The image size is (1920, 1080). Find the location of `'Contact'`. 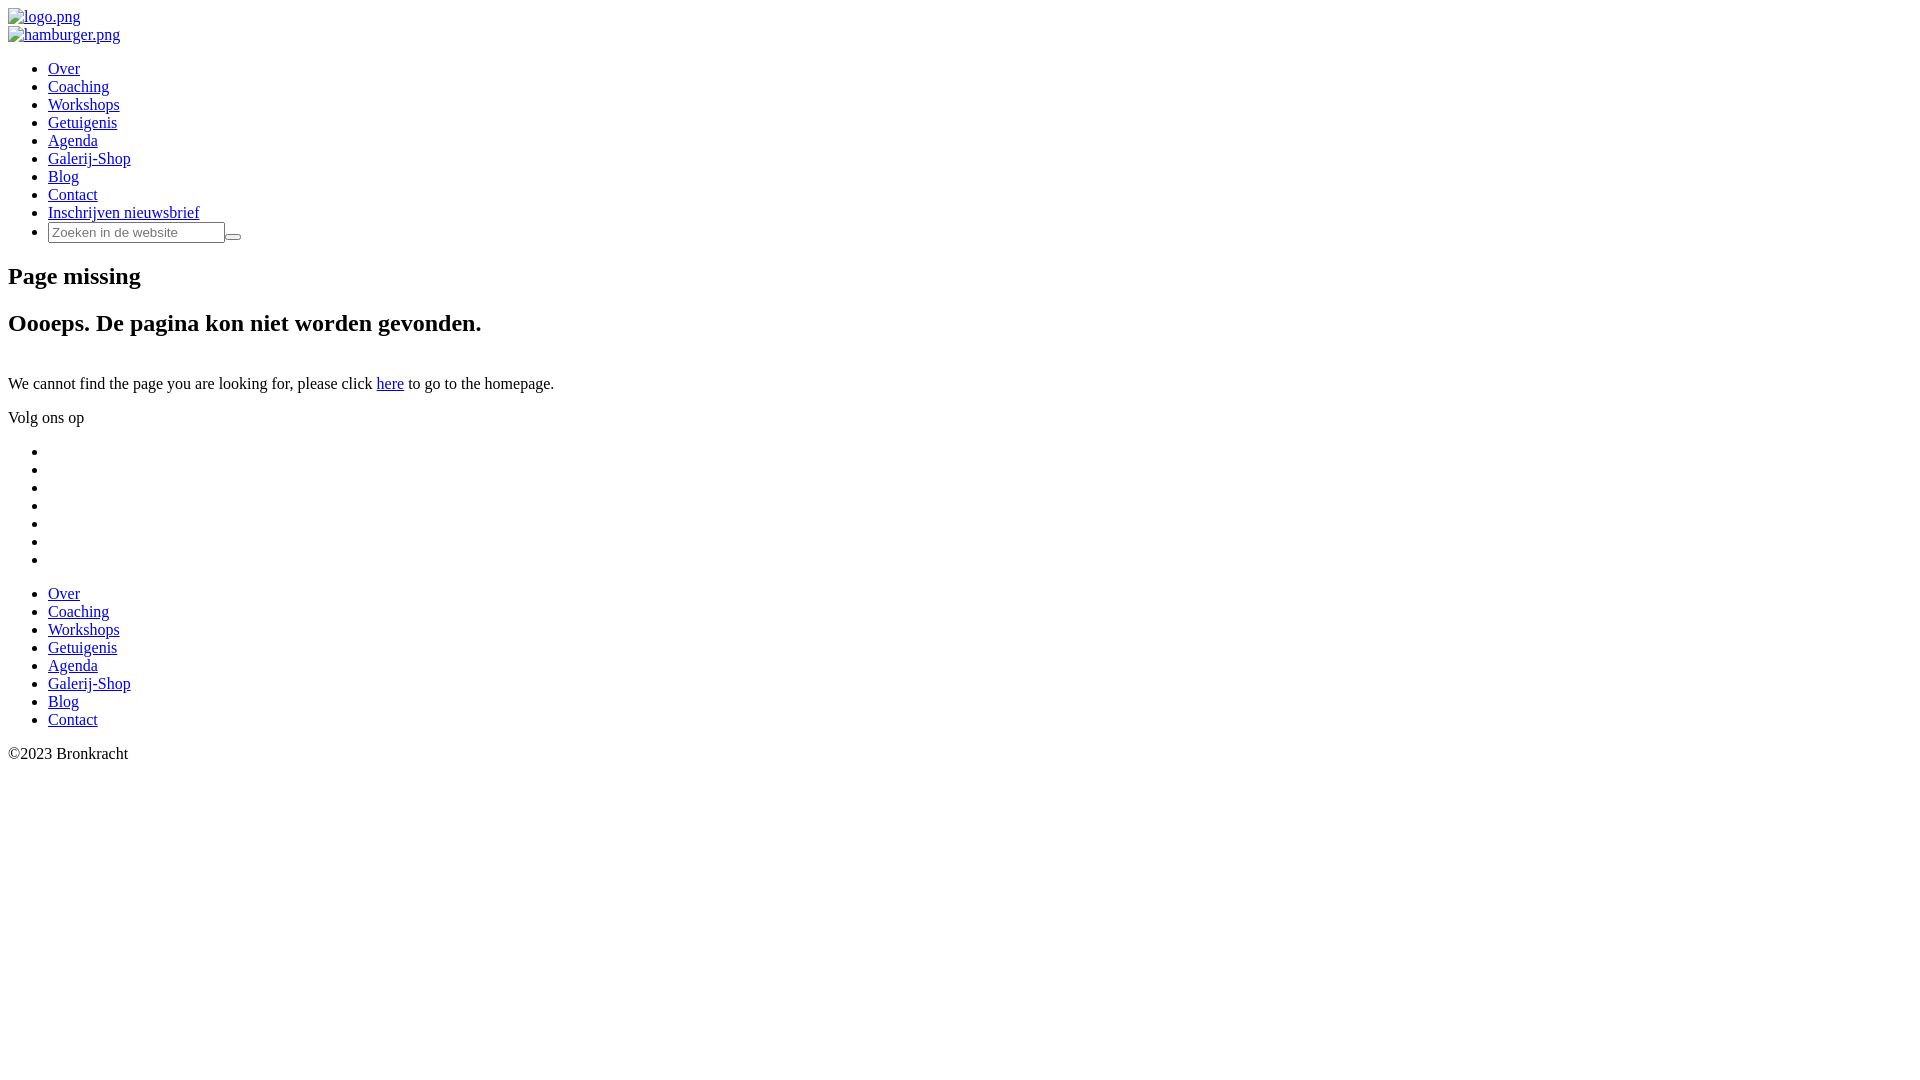

'Contact' is located at coordinates (72, 194).